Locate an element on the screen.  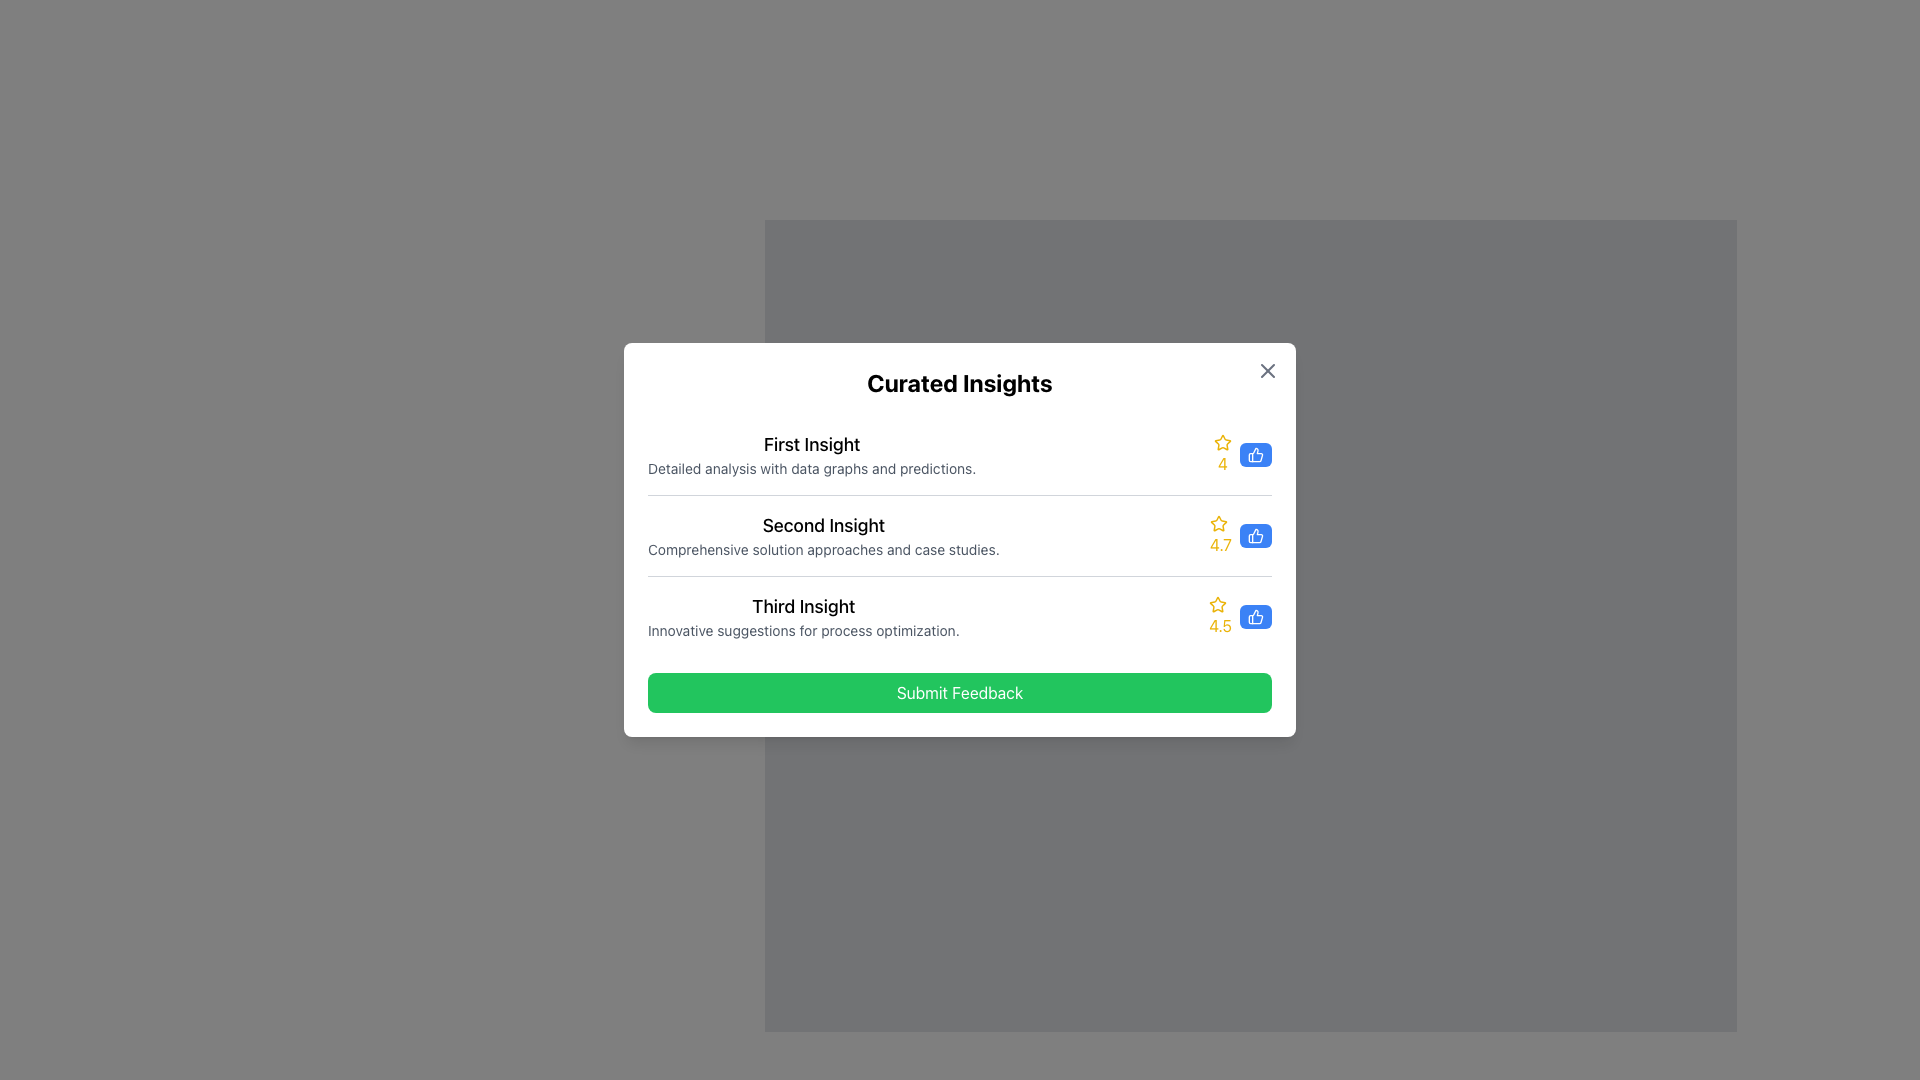
the third button in the vertical list to register a like for the corresponding item, located adjacent to the '4.5' text at the bottom right corner of the row is located at coordinates (1255, 616).